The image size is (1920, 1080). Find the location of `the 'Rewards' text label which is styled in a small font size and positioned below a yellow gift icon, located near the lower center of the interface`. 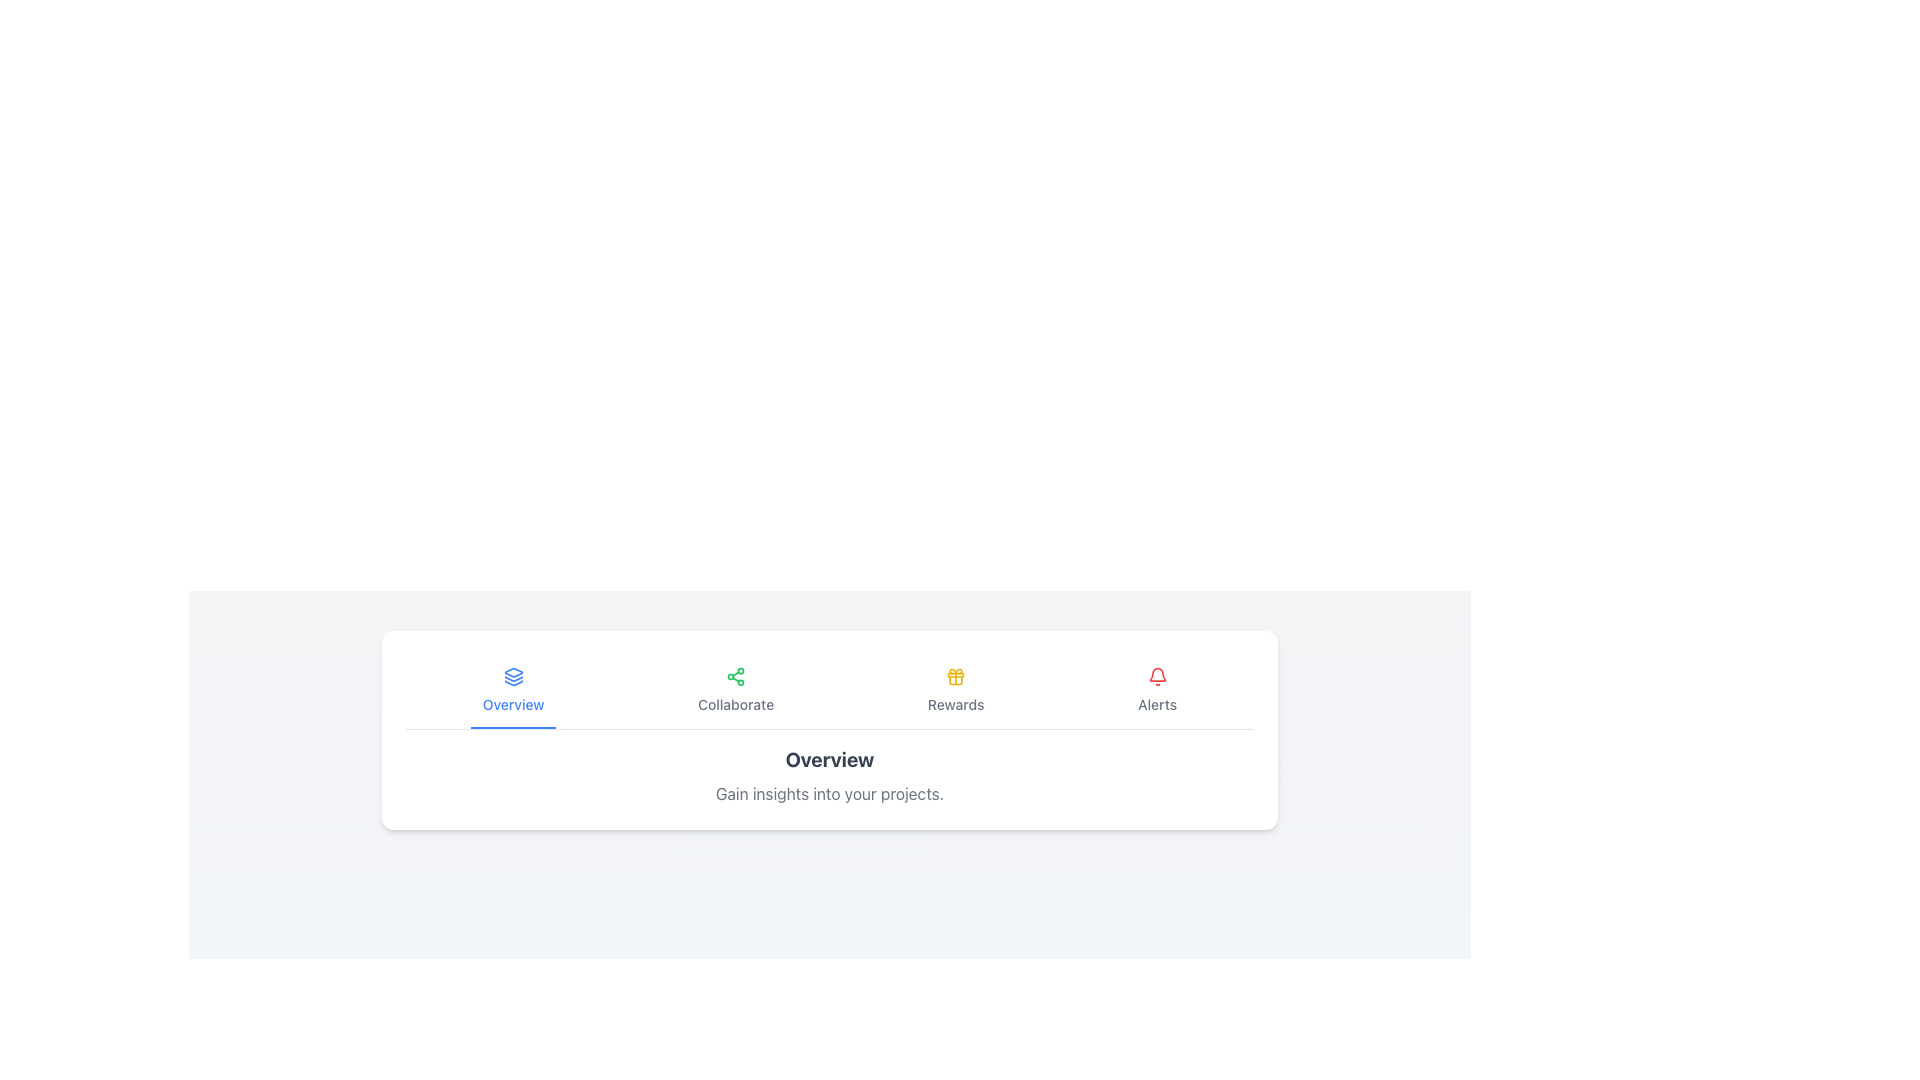

the 'Rewards' text label which is styled in a small font size and positioned below a yellow gift icon, located near the lower center of the interface is located at coordinates (955, 704).